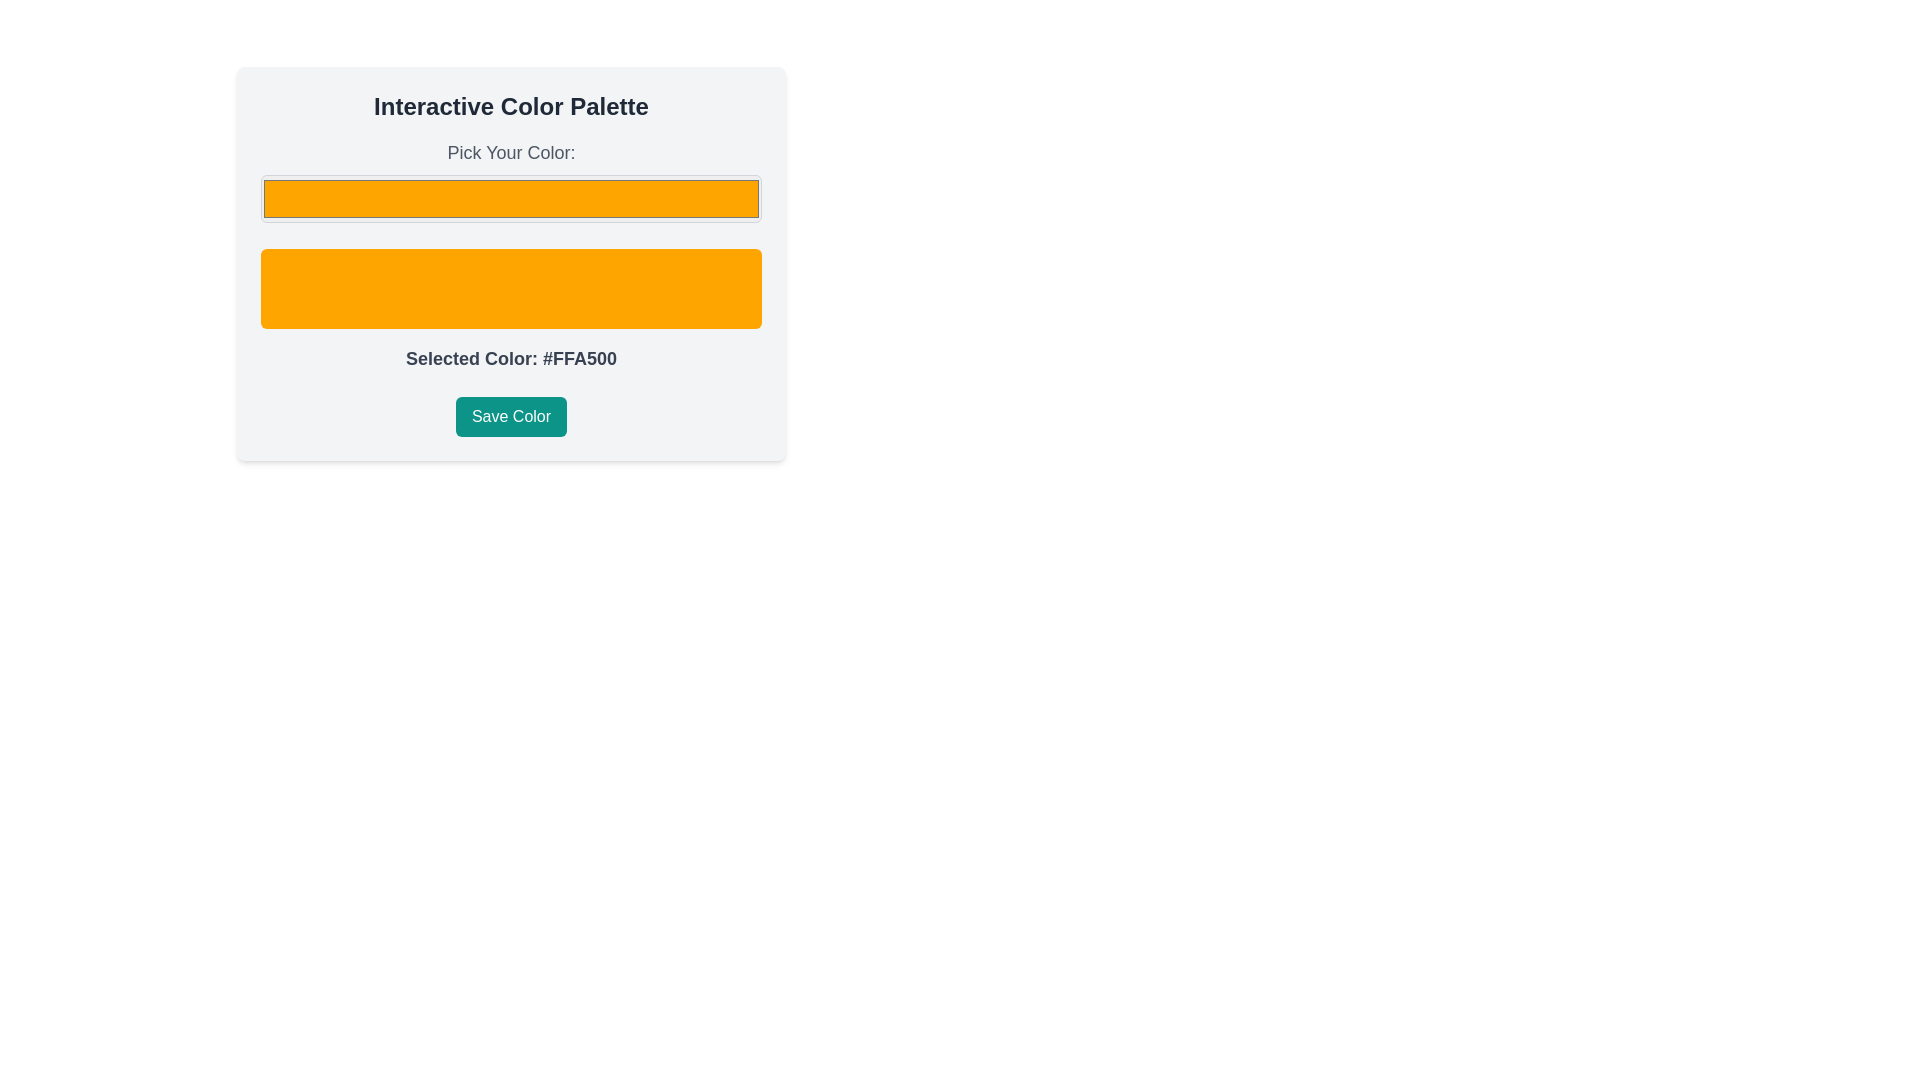 This screenshot has width=1920, height=1080. I want to click on the confirm button located at the bottom of the white card, so click(511, 415).